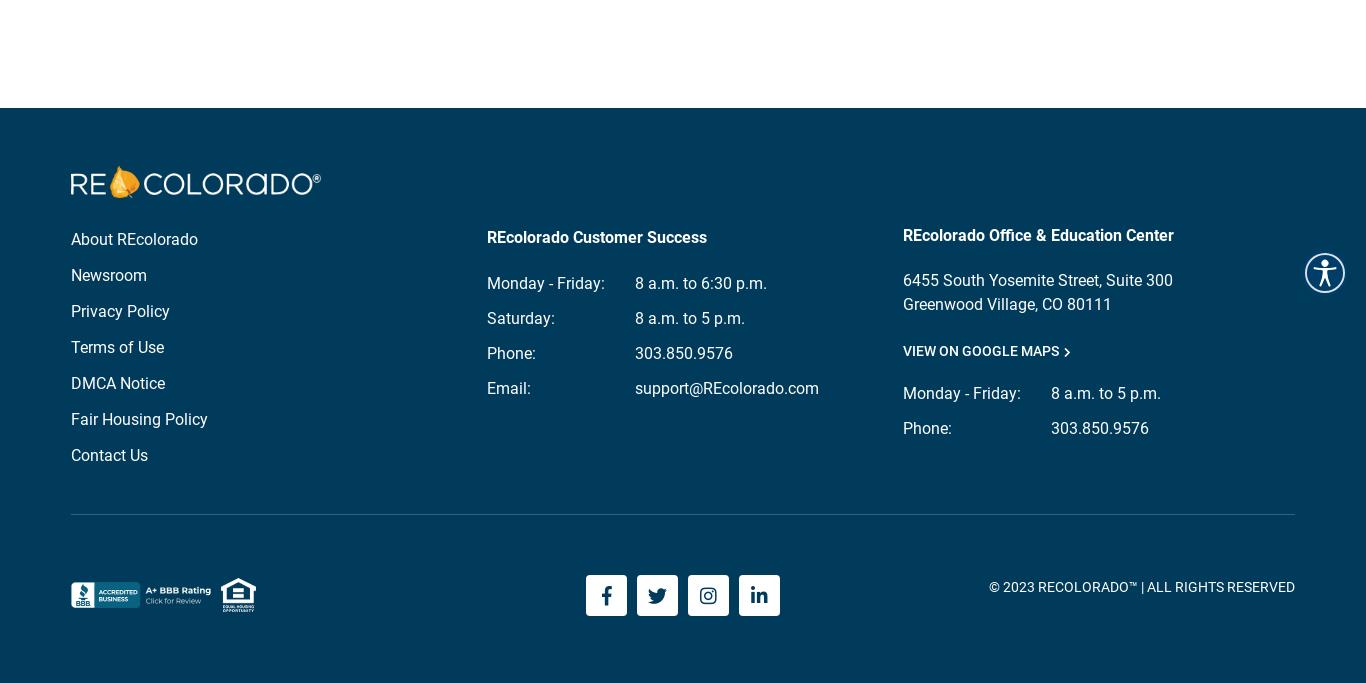 The height and width of the screenshot is (683, 1366). What do you see at coordinates (119, 310) in the screenshot?
I see `'Privacy Policy'` at bounding box center [119, 310].